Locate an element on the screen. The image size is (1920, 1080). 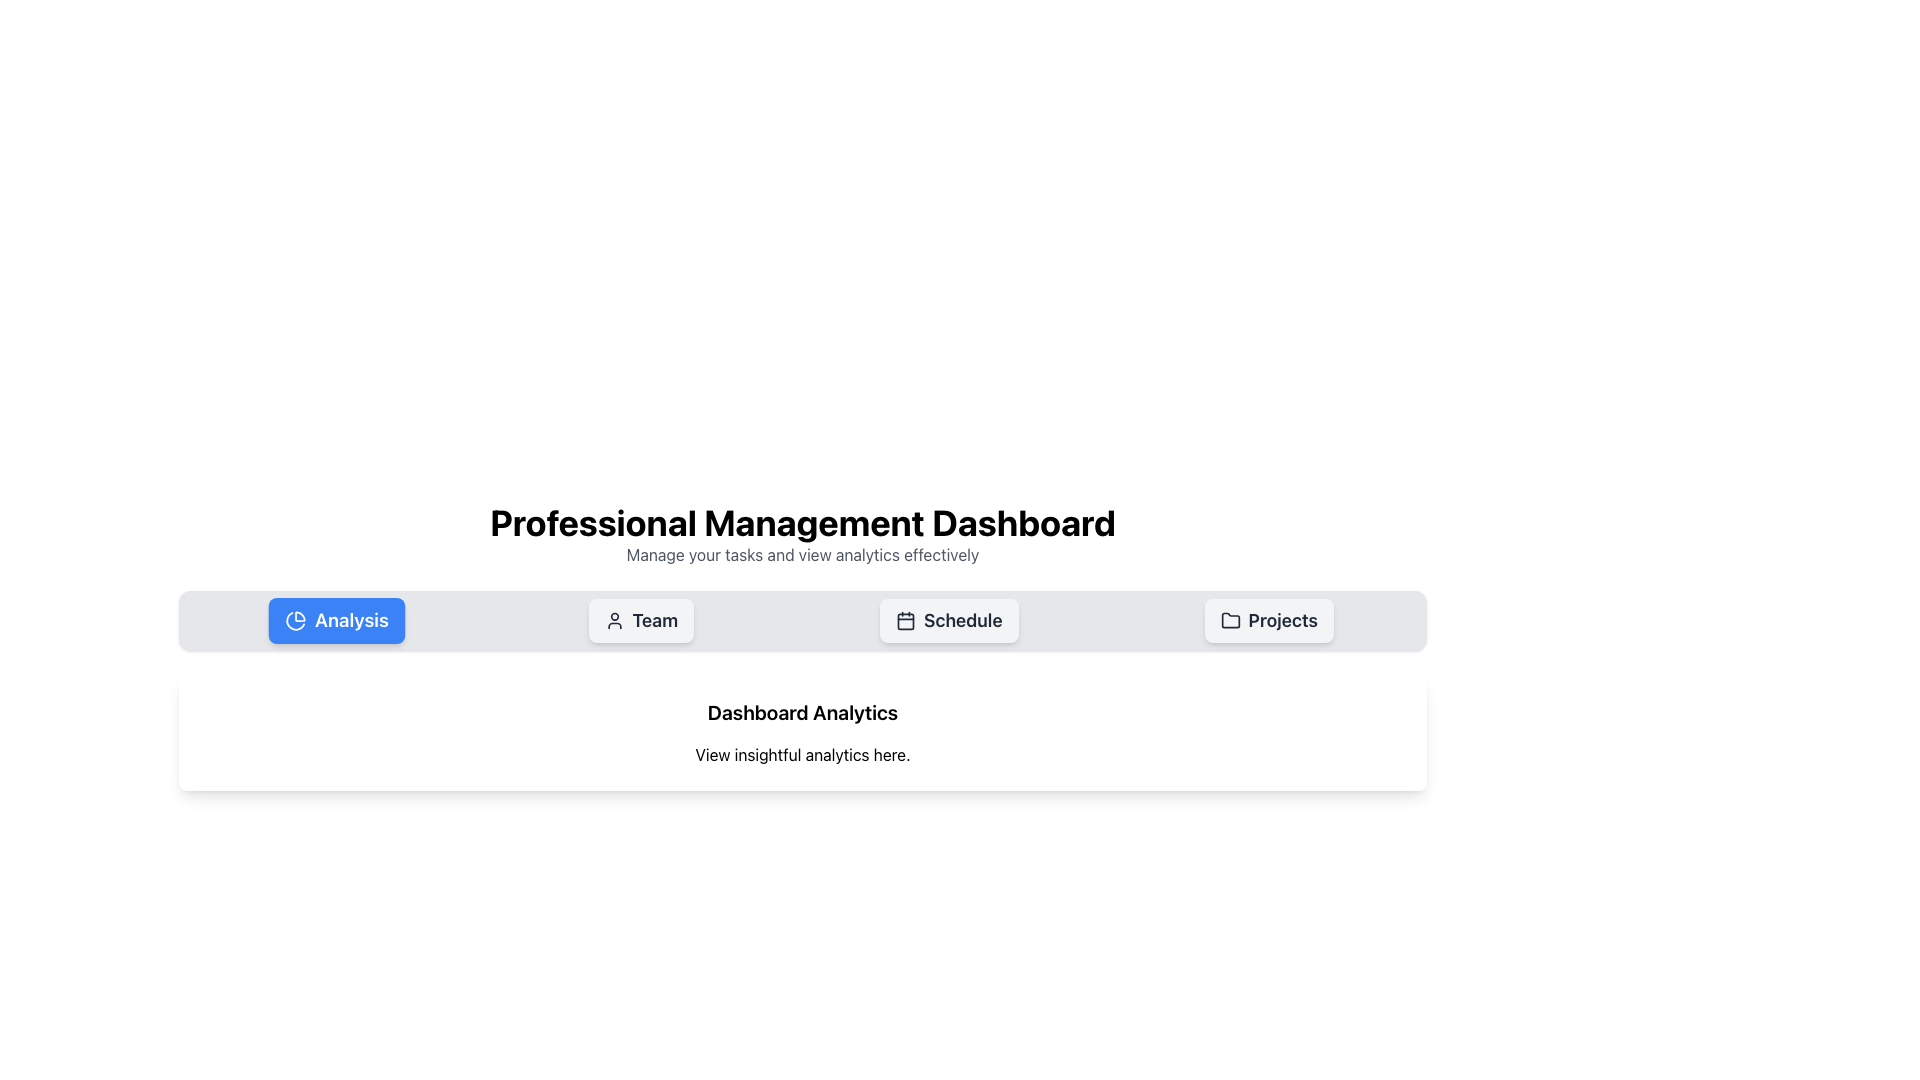
the 'Analysis' button with a blue background and white text is located at coordinates (337, 620).